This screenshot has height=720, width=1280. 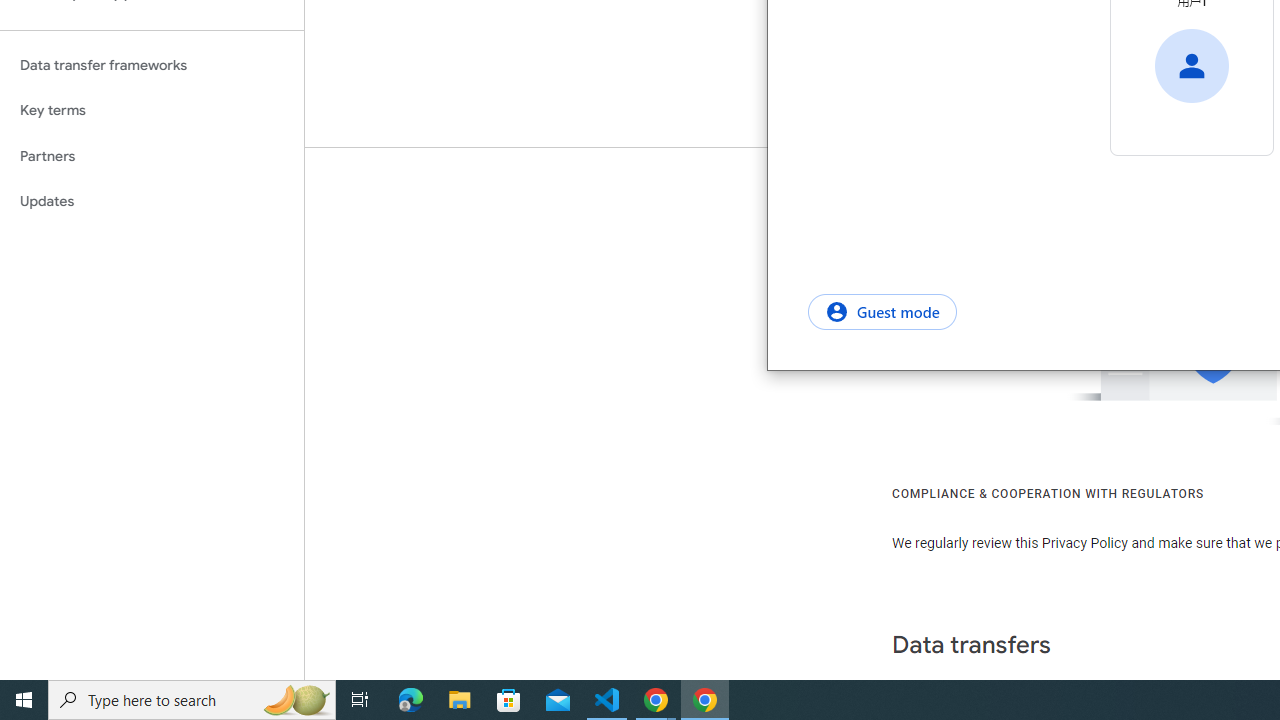 What do you see at coordinates (410, 698) in the screenshot?
I see `'Microsoft Edge'` at bounding box center [410, 698].